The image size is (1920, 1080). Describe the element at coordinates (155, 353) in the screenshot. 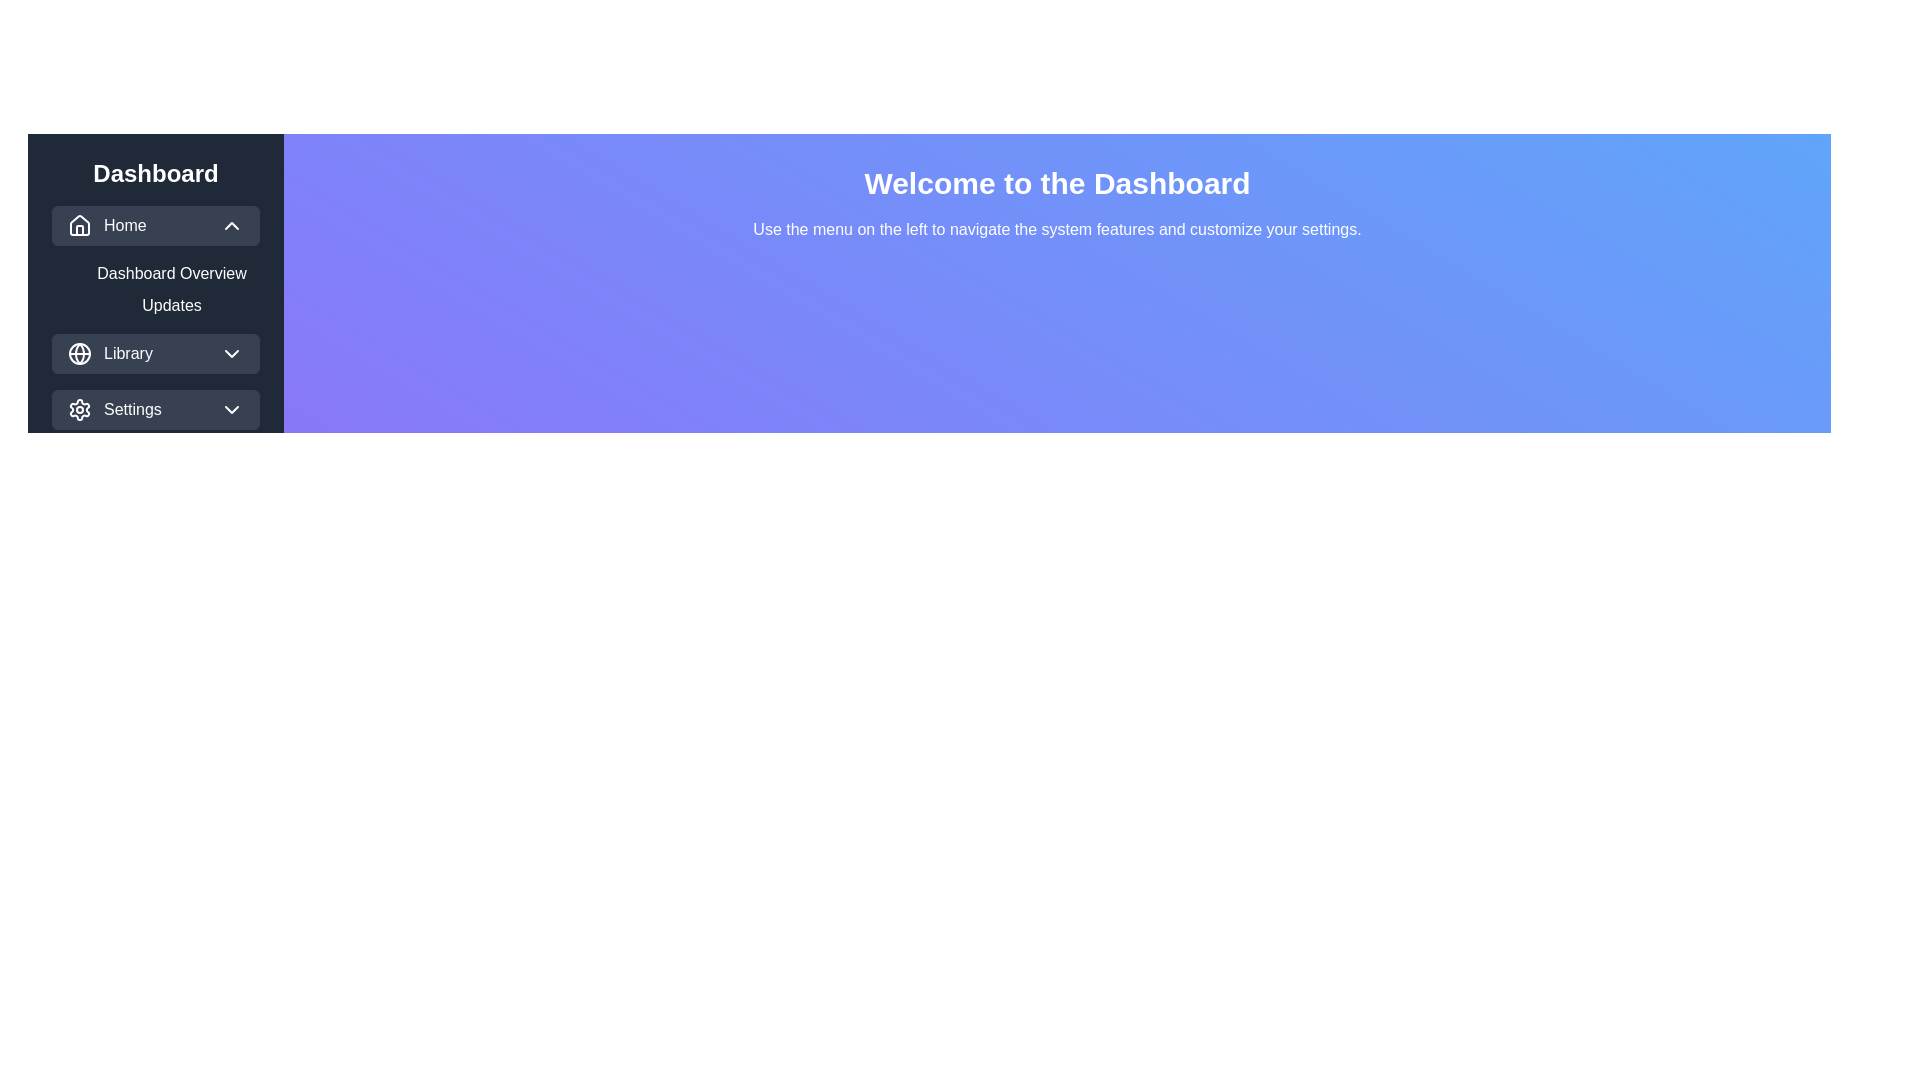

I see `the 'Library' button in the left-hand sidebar menu` at that location.